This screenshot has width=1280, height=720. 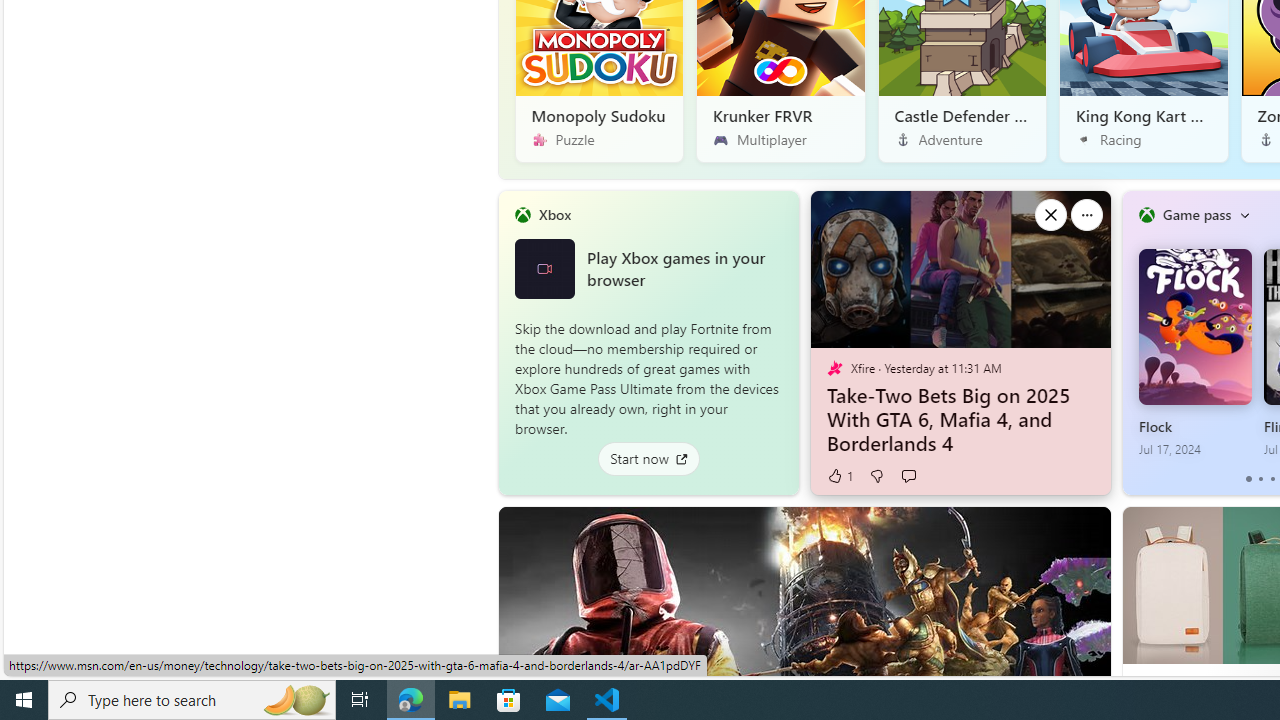 I want to click on 'Start the conversation', so click(x=907, y=475).